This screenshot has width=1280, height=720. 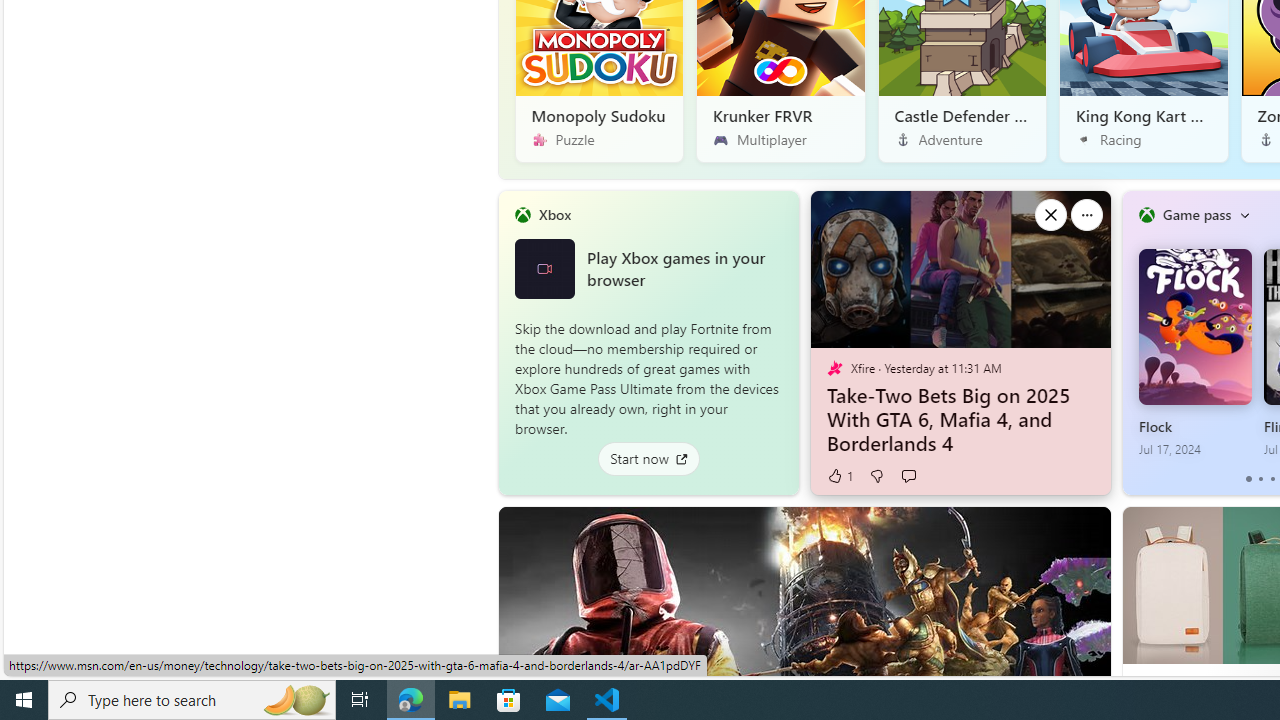 I want to click on 'Start the conversation', so click(x=907, y=475).